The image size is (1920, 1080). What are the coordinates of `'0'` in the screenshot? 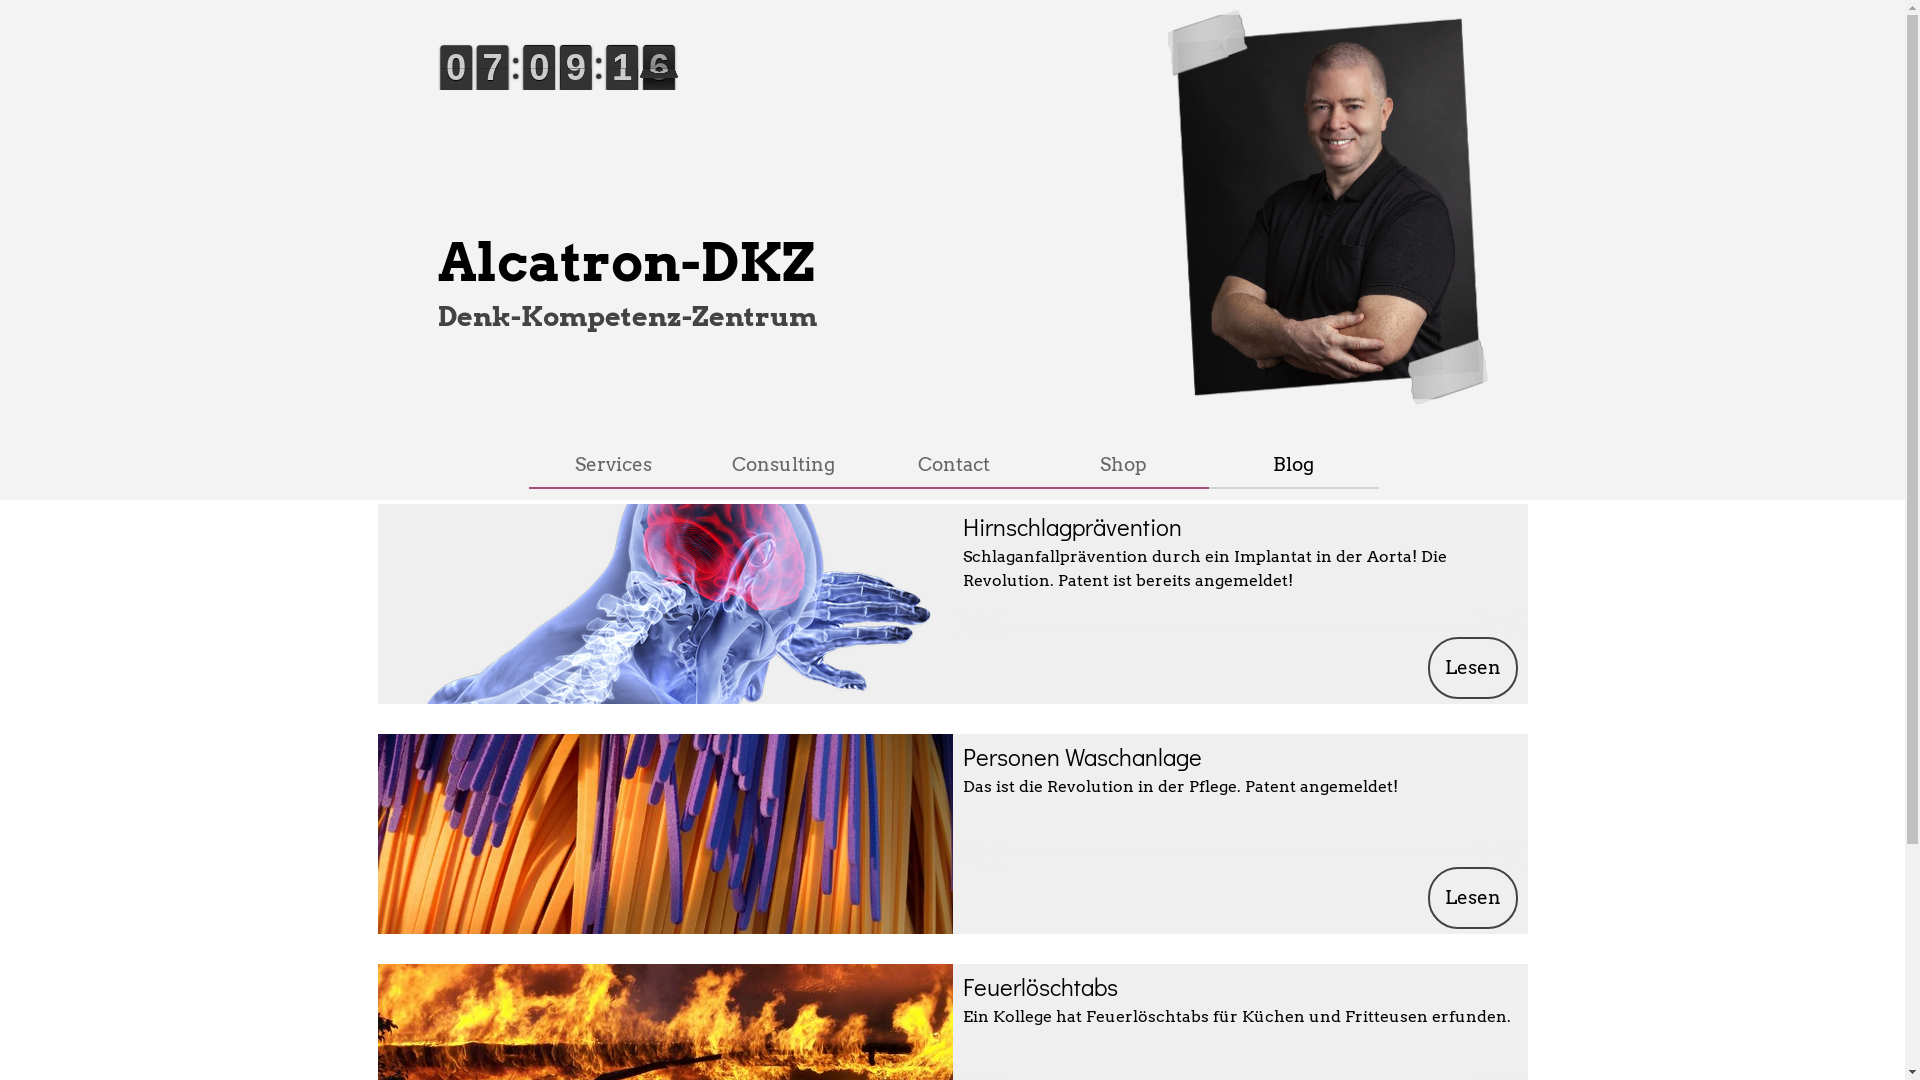 It's located at (634, 91).